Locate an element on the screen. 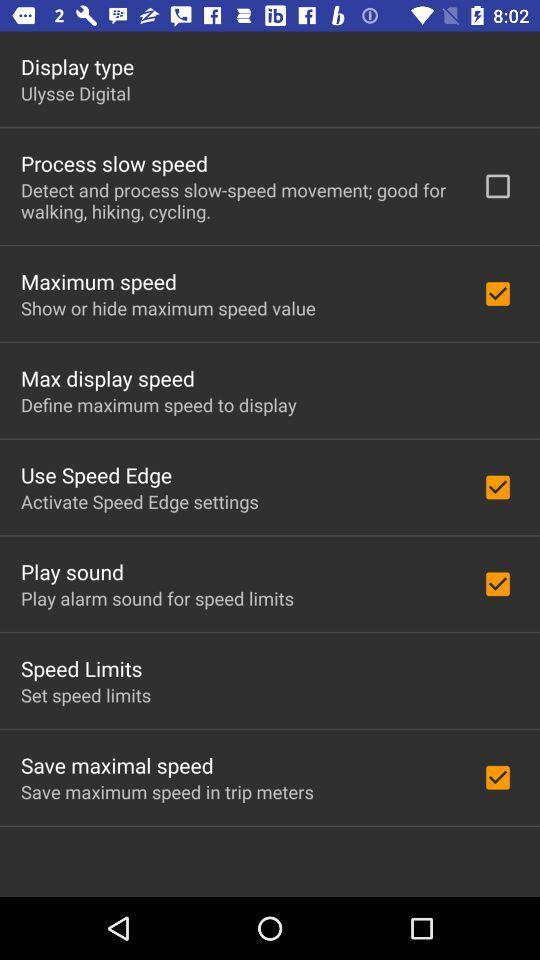 This screenshot has height=960, width=540. icon above process slow speed item is located at coordinates (74, 93).